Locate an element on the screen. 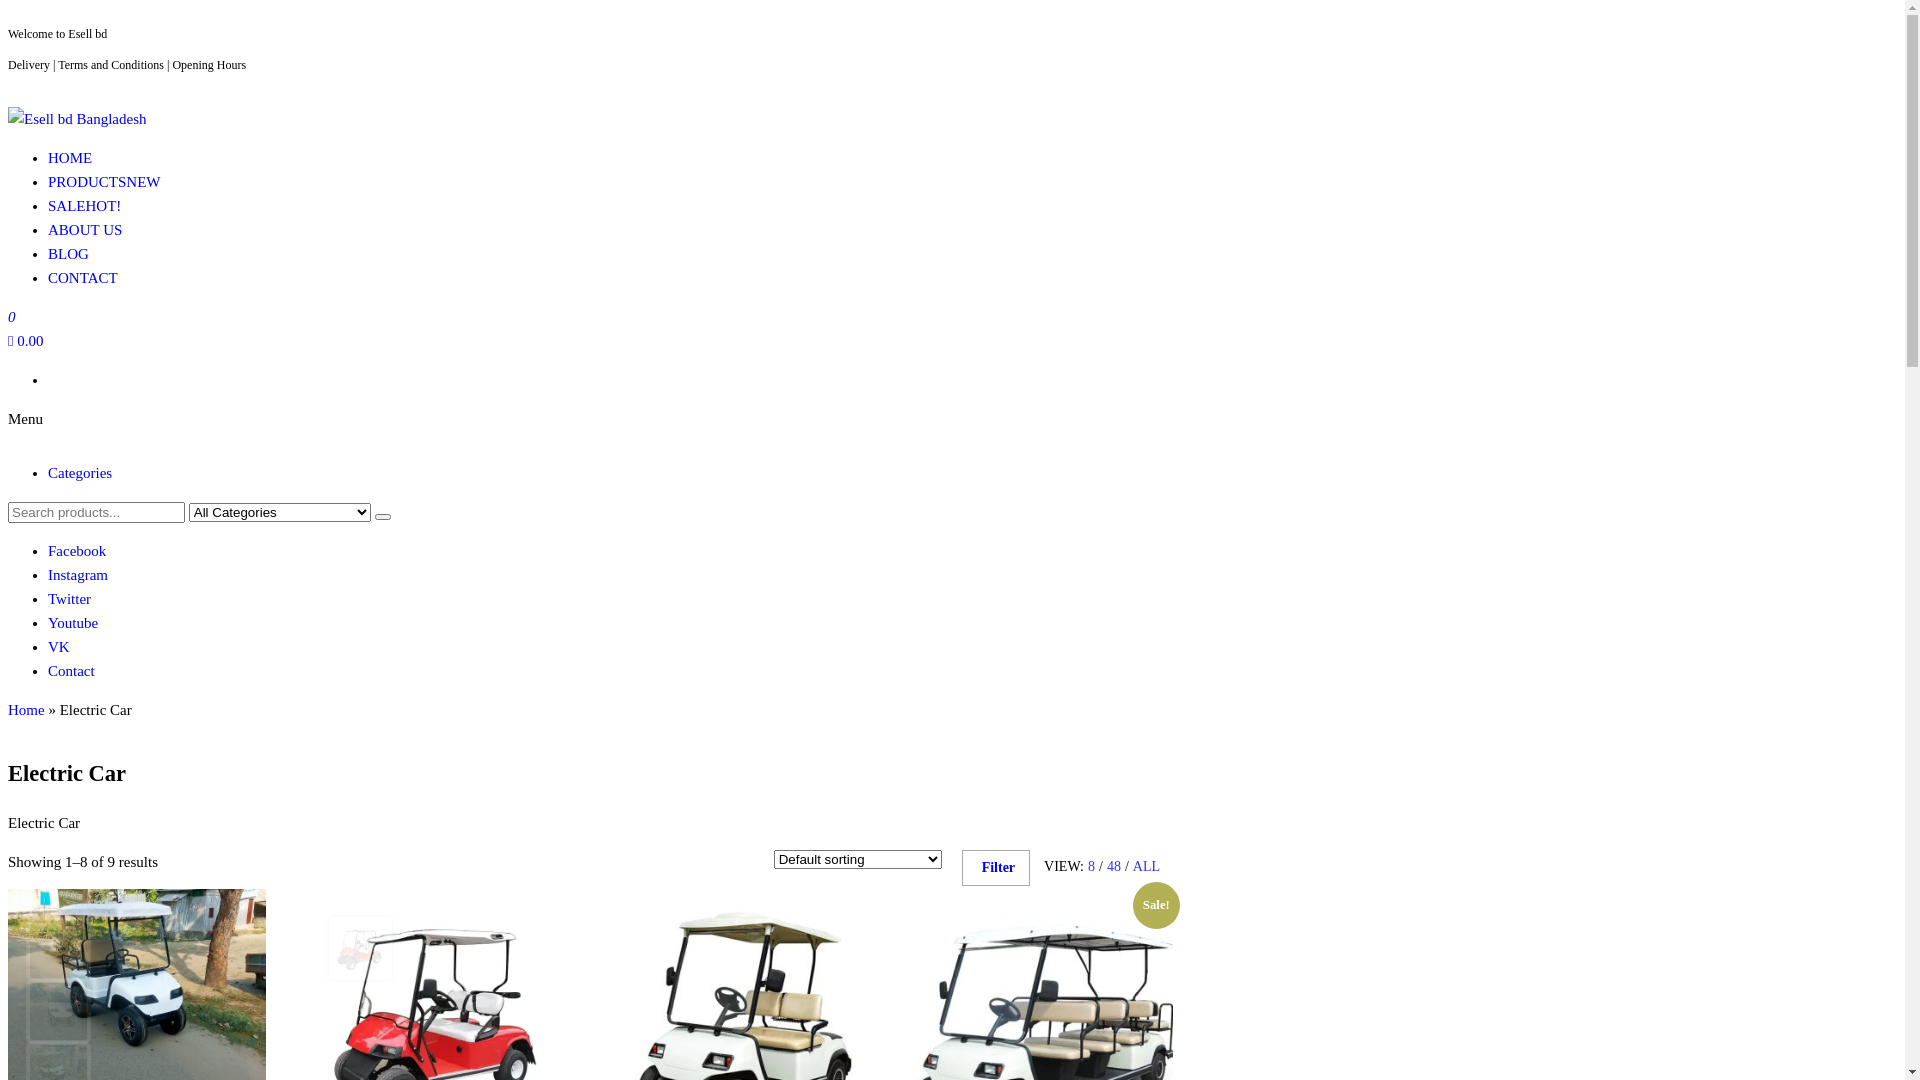  '48' is located at coordinates (1112, 865).